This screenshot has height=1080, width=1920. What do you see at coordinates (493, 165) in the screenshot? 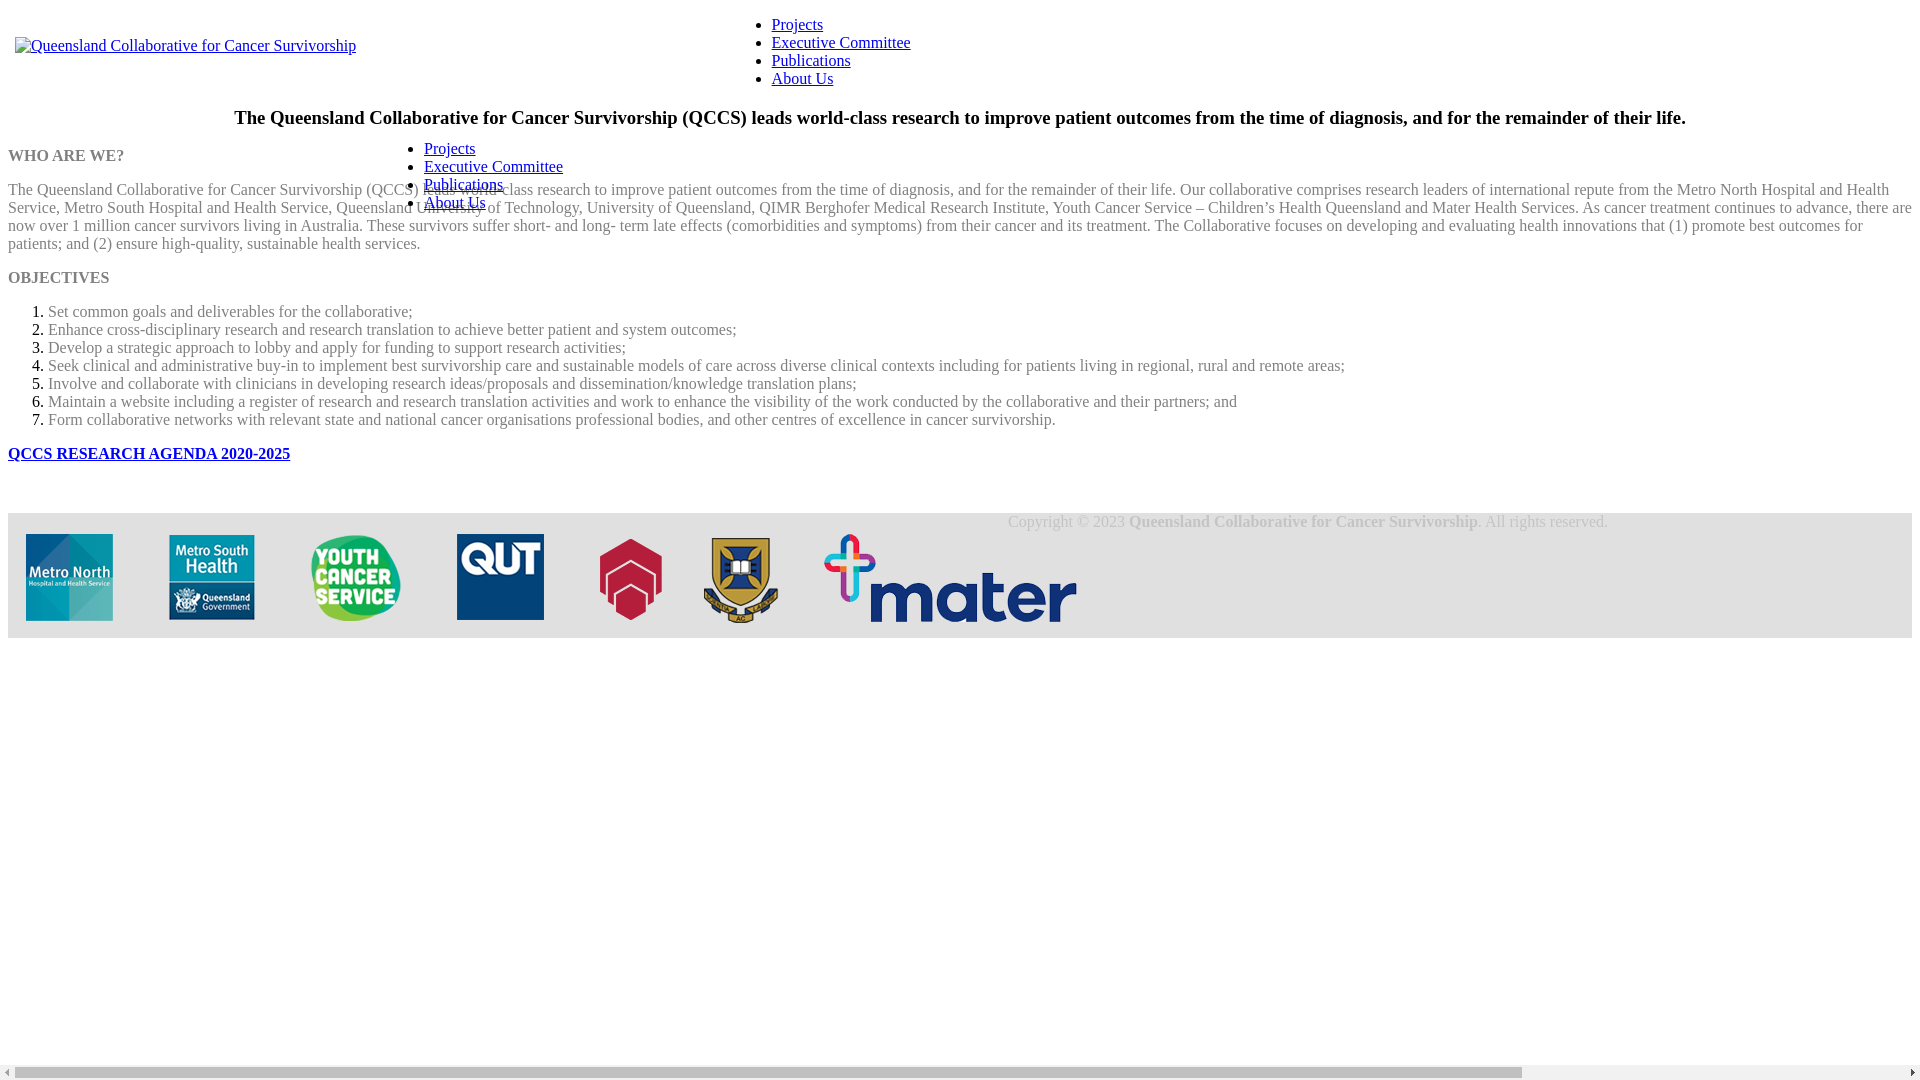
I see `'Executive Committee'` at bounding box center [493, 165].